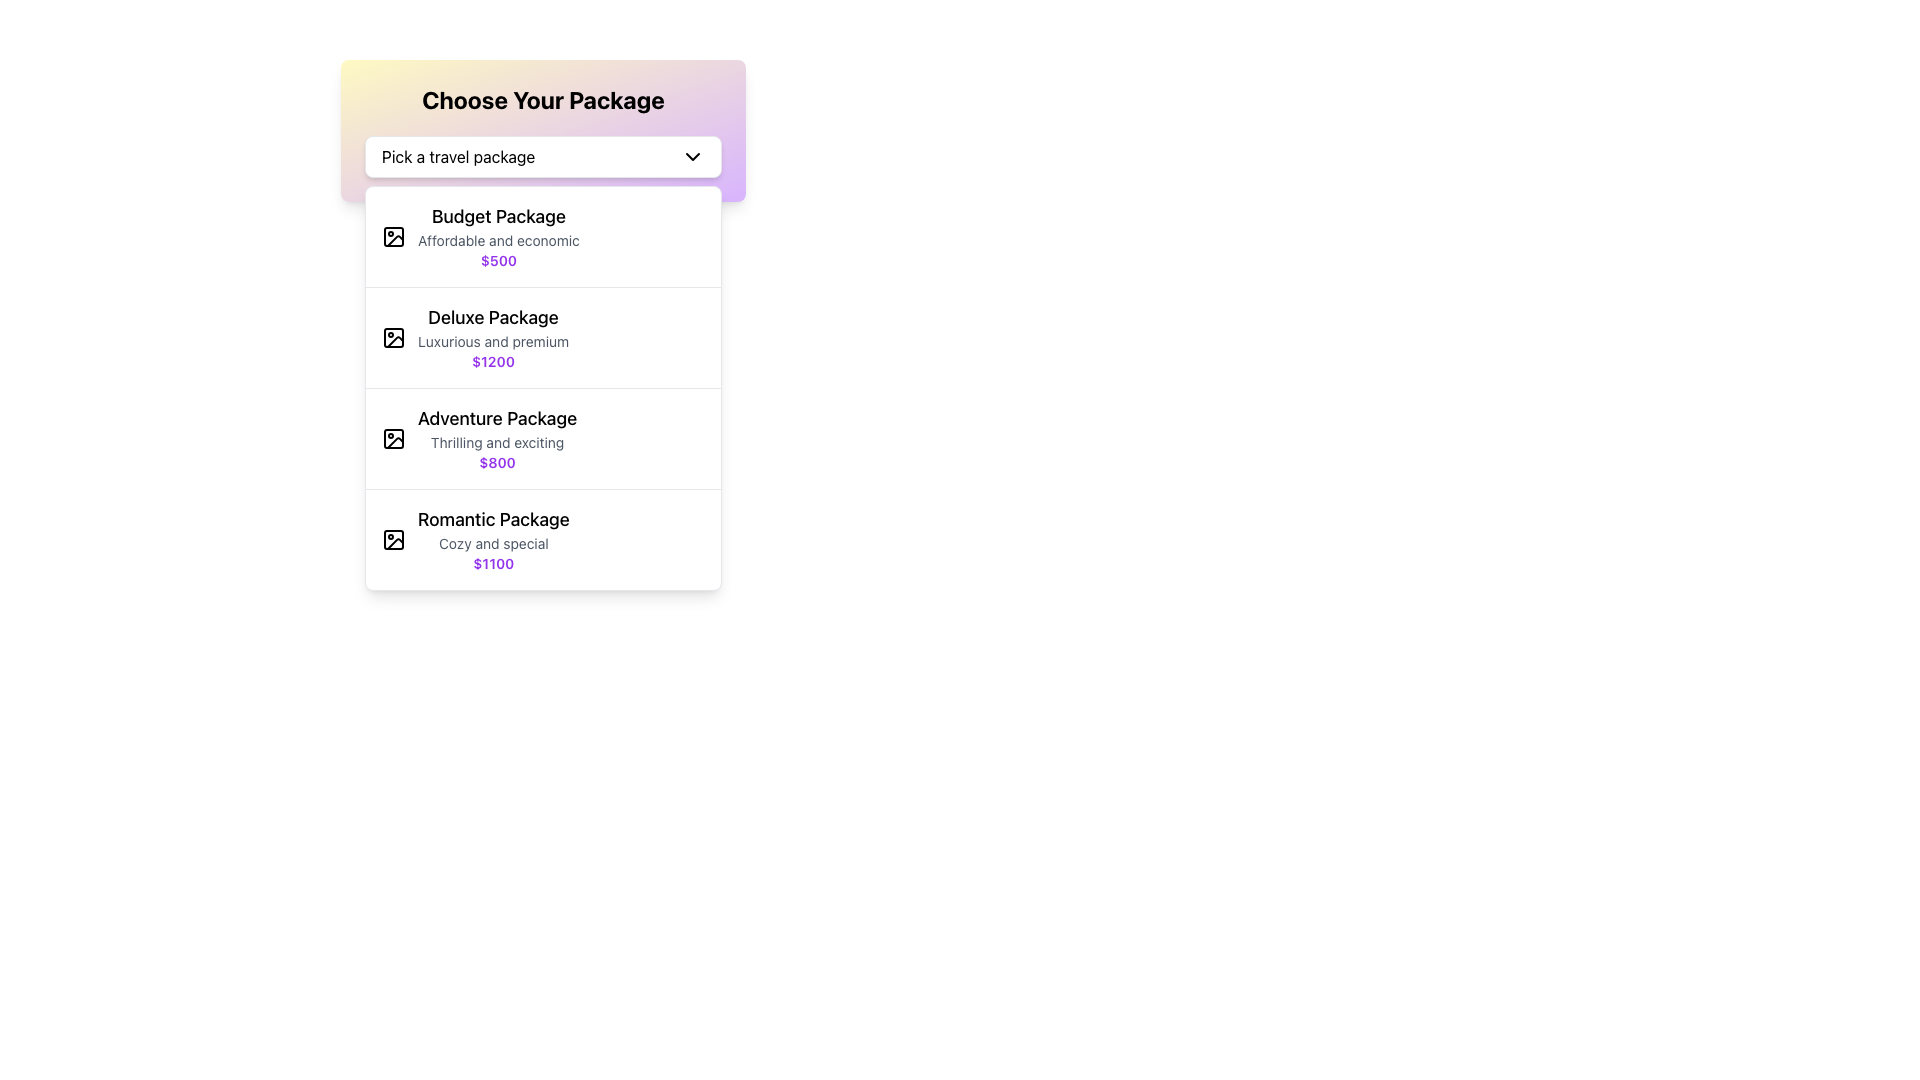  What do you see at coordinates (493, 519) in the screenshot?
I see `the 'Romantic Package' text label, which is positioned as the first line of the fourth listing in the dropdown menu, directly above the descriptive text 'Cozy and special' and the price '$1100'` at bounding box center [493, 519].